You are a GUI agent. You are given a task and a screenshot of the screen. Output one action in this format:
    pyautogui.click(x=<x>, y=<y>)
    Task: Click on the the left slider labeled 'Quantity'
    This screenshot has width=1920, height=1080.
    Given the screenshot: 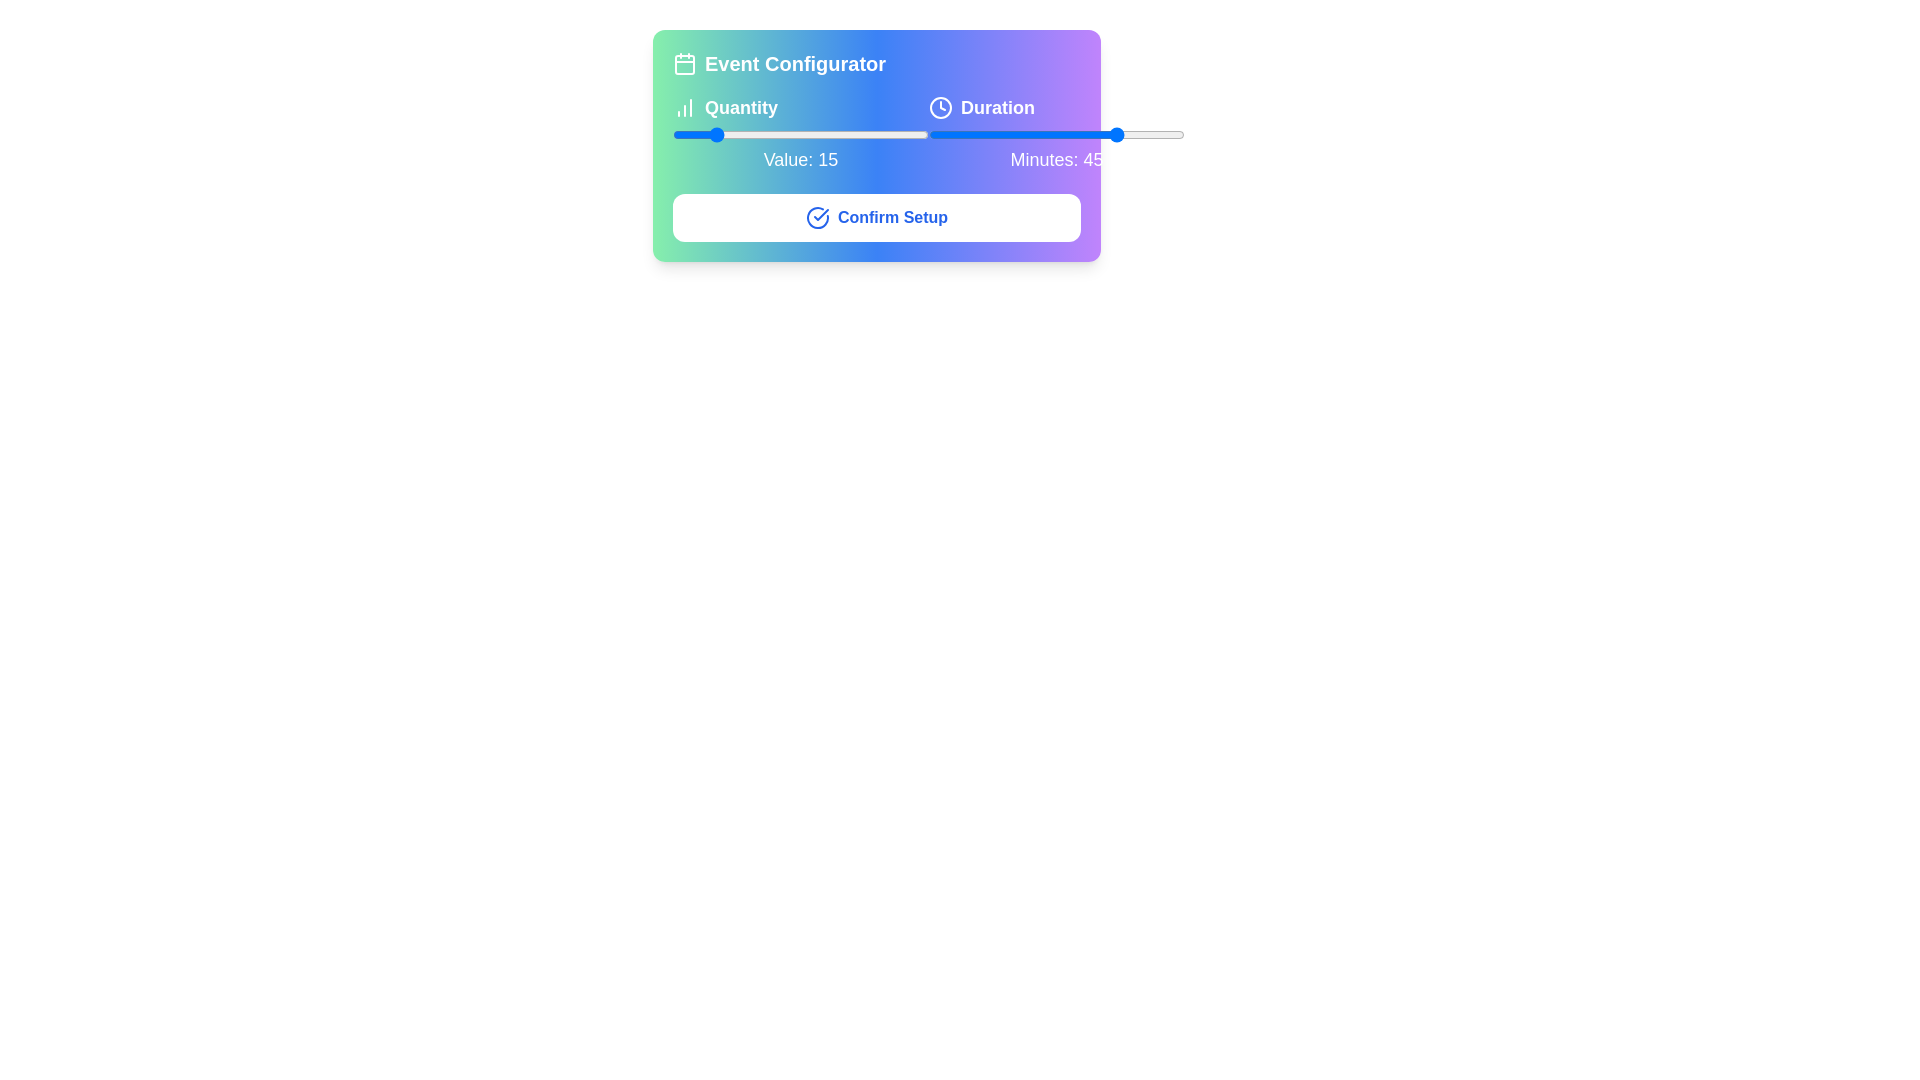 What is the action you would take?
    pyautogui.click(x=877, y=134)
    